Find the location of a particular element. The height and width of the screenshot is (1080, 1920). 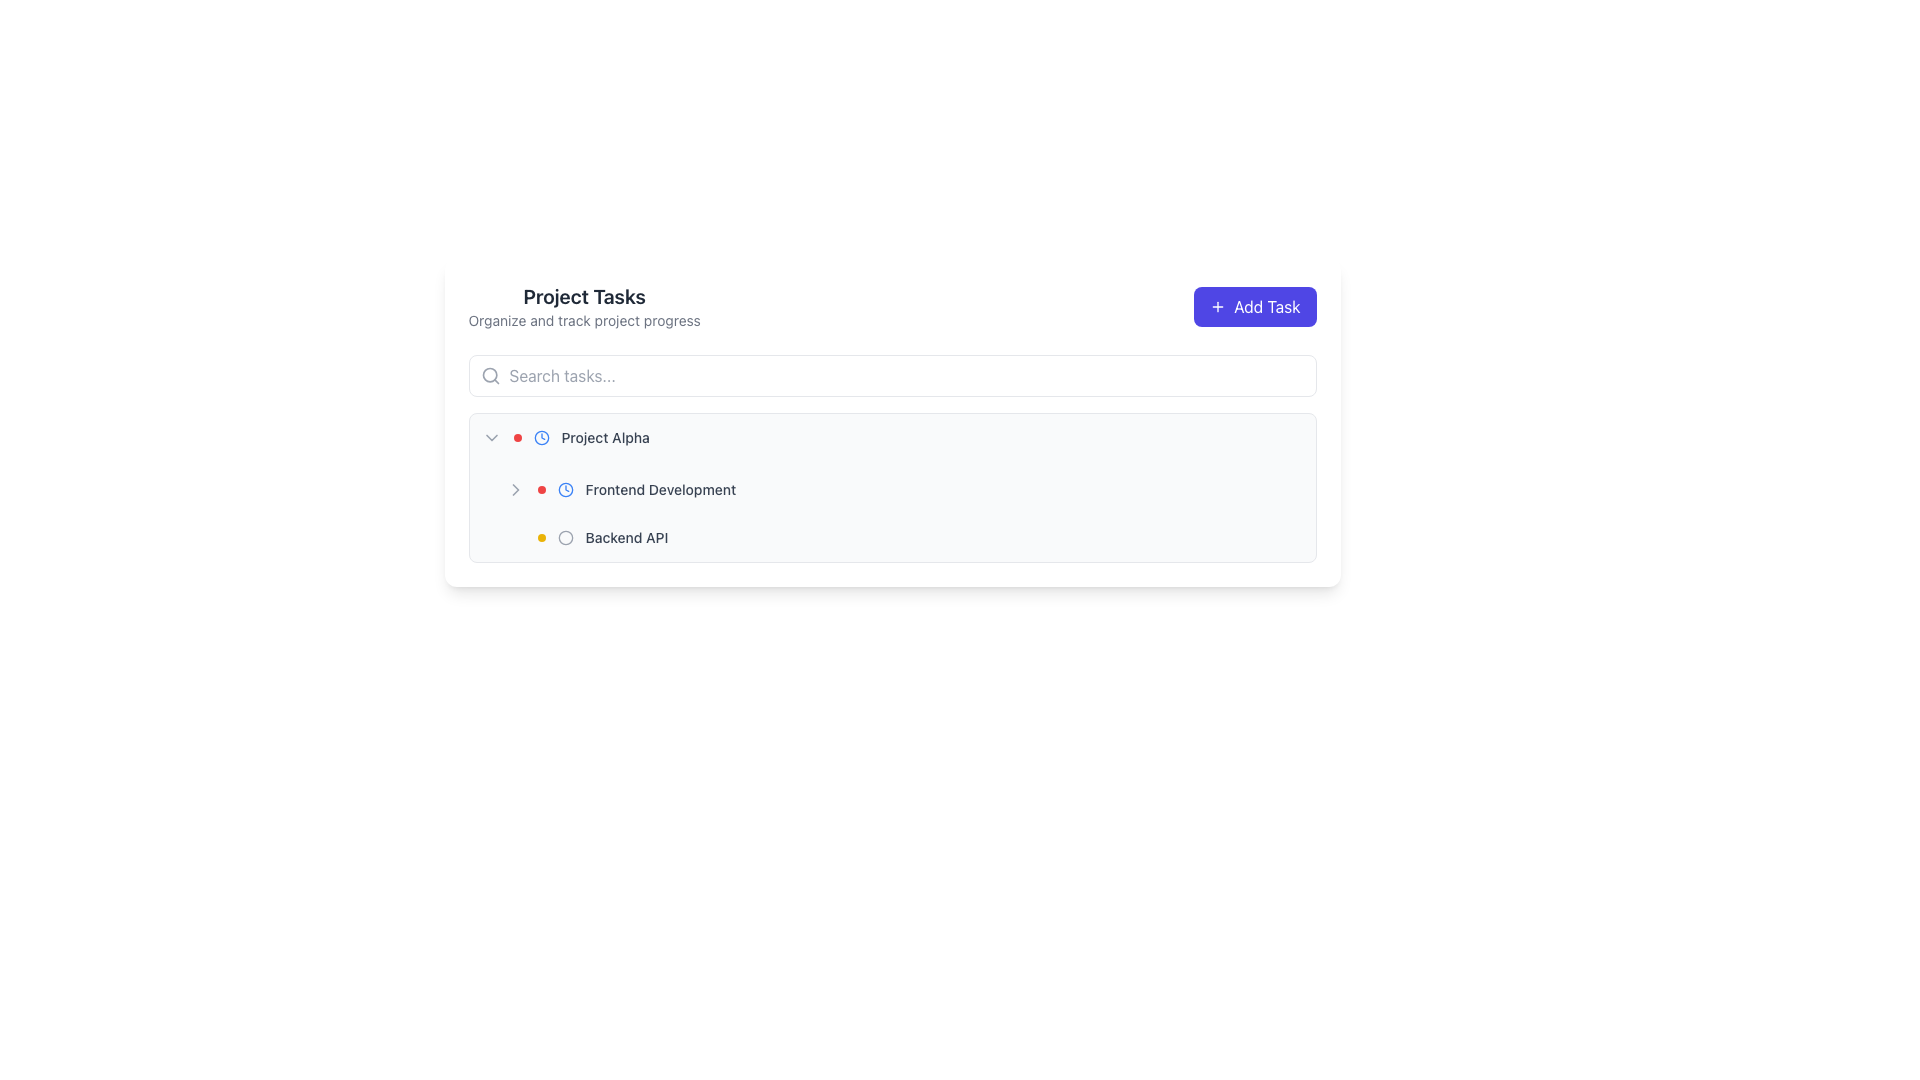

the 'Add Task' button located in the 'Project Tasks' section is located at coordinates (1254, 307).